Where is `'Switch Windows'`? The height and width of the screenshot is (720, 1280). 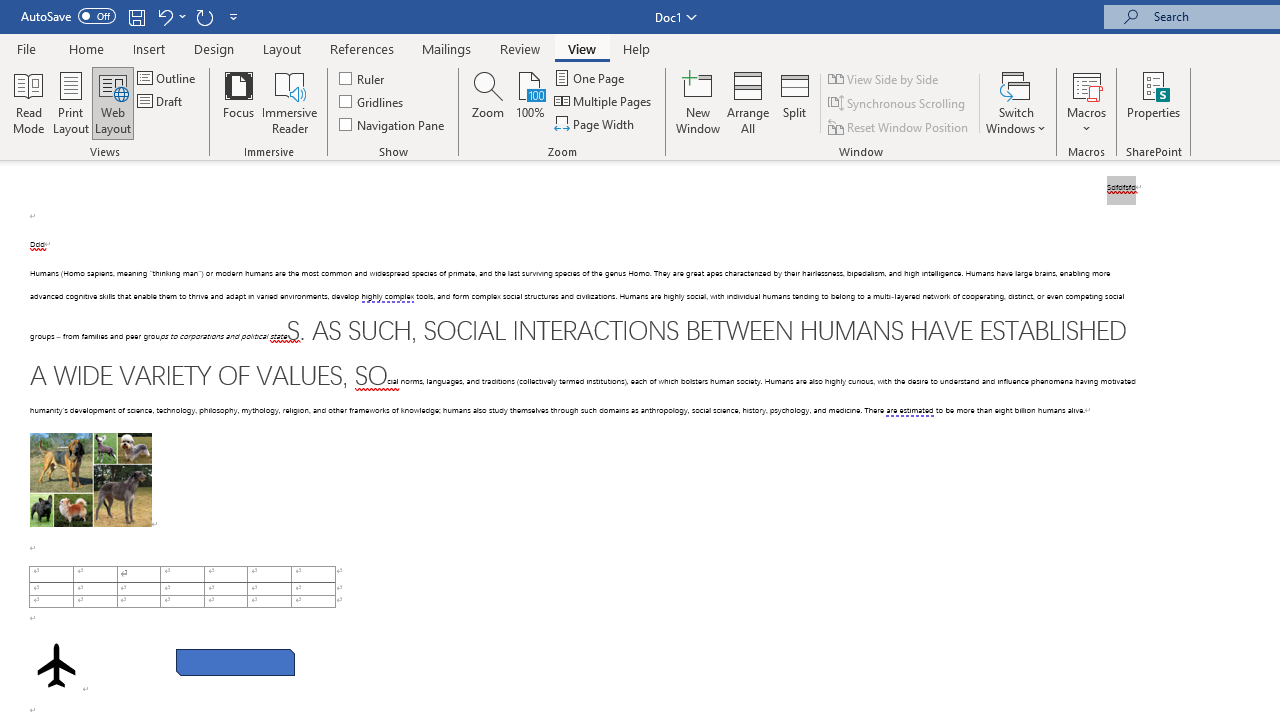
'Switch Windows' is located at coordinates (1016, 103).